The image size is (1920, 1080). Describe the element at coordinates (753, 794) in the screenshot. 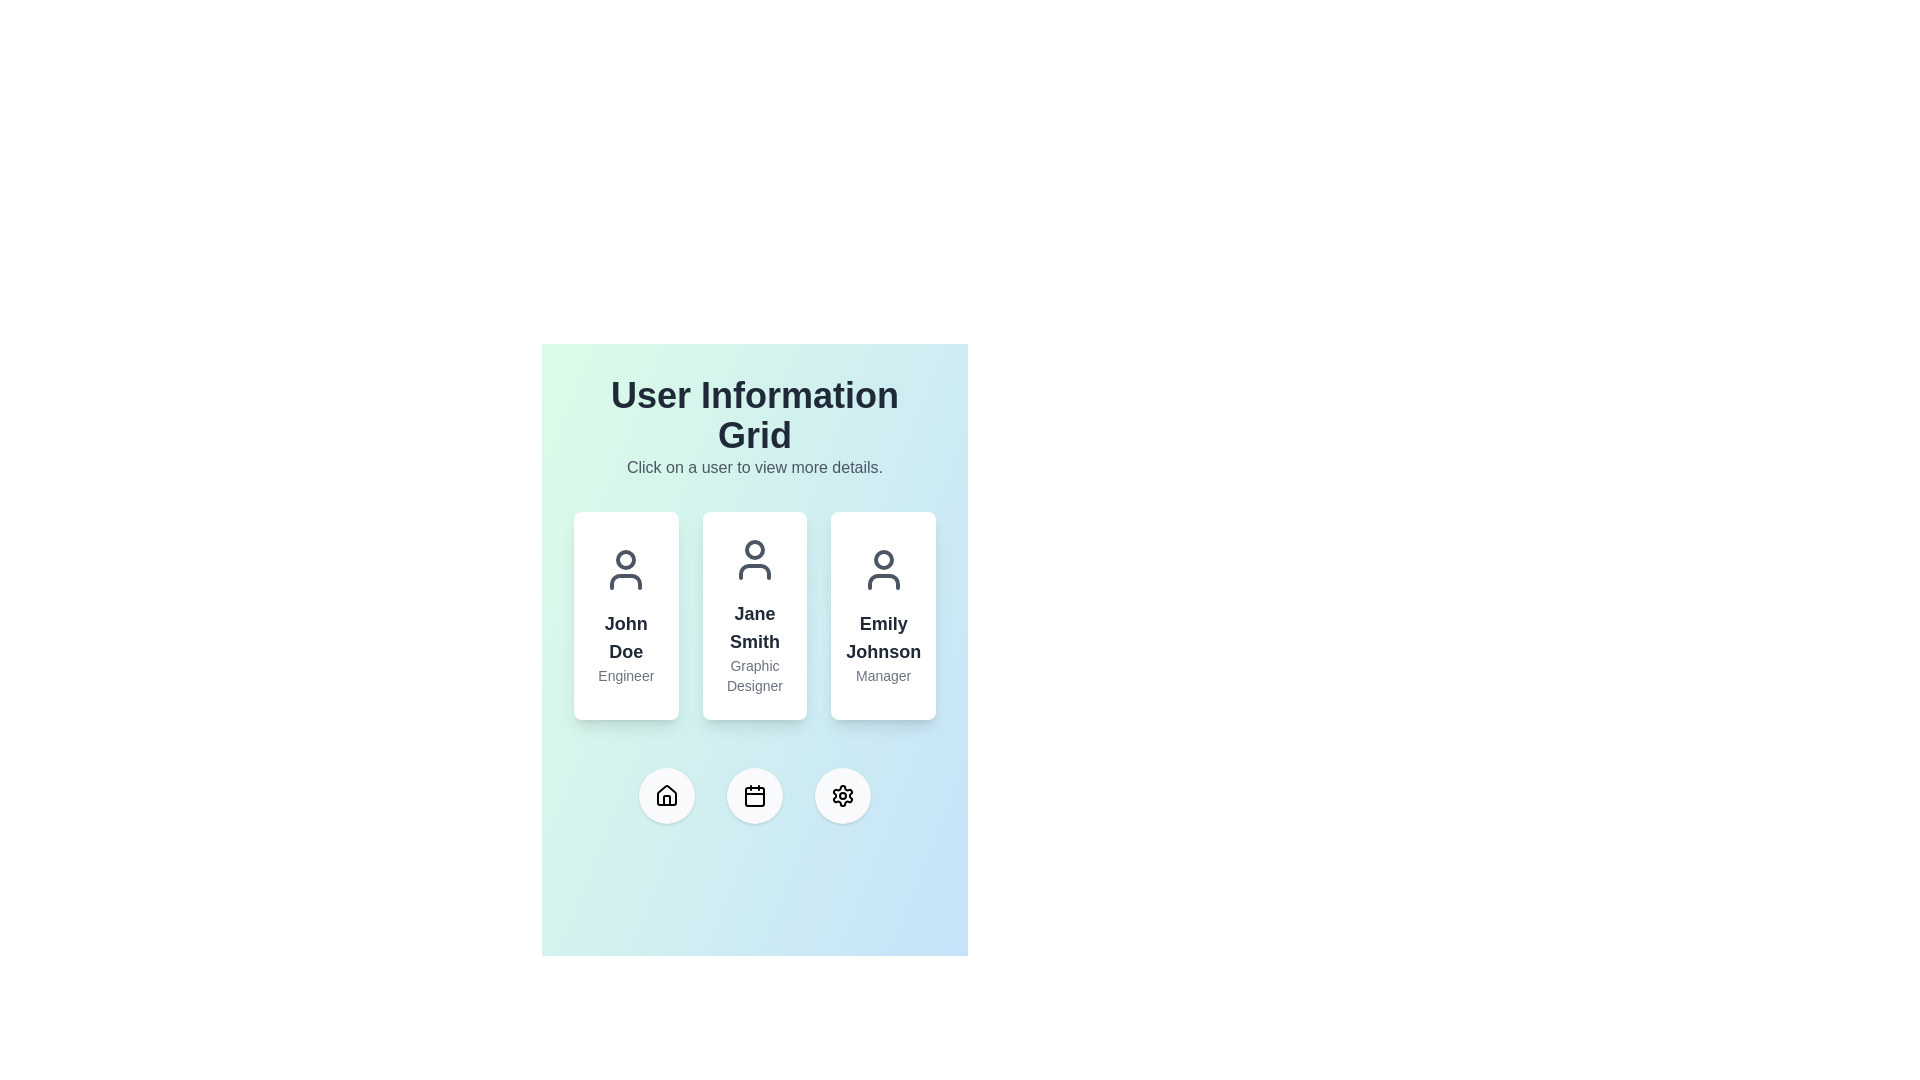

I see `the calendar icon, which is a black outlined icon within a light gray rounded button, positioned centrally among three buttons at the bottom of the interface` at that location.